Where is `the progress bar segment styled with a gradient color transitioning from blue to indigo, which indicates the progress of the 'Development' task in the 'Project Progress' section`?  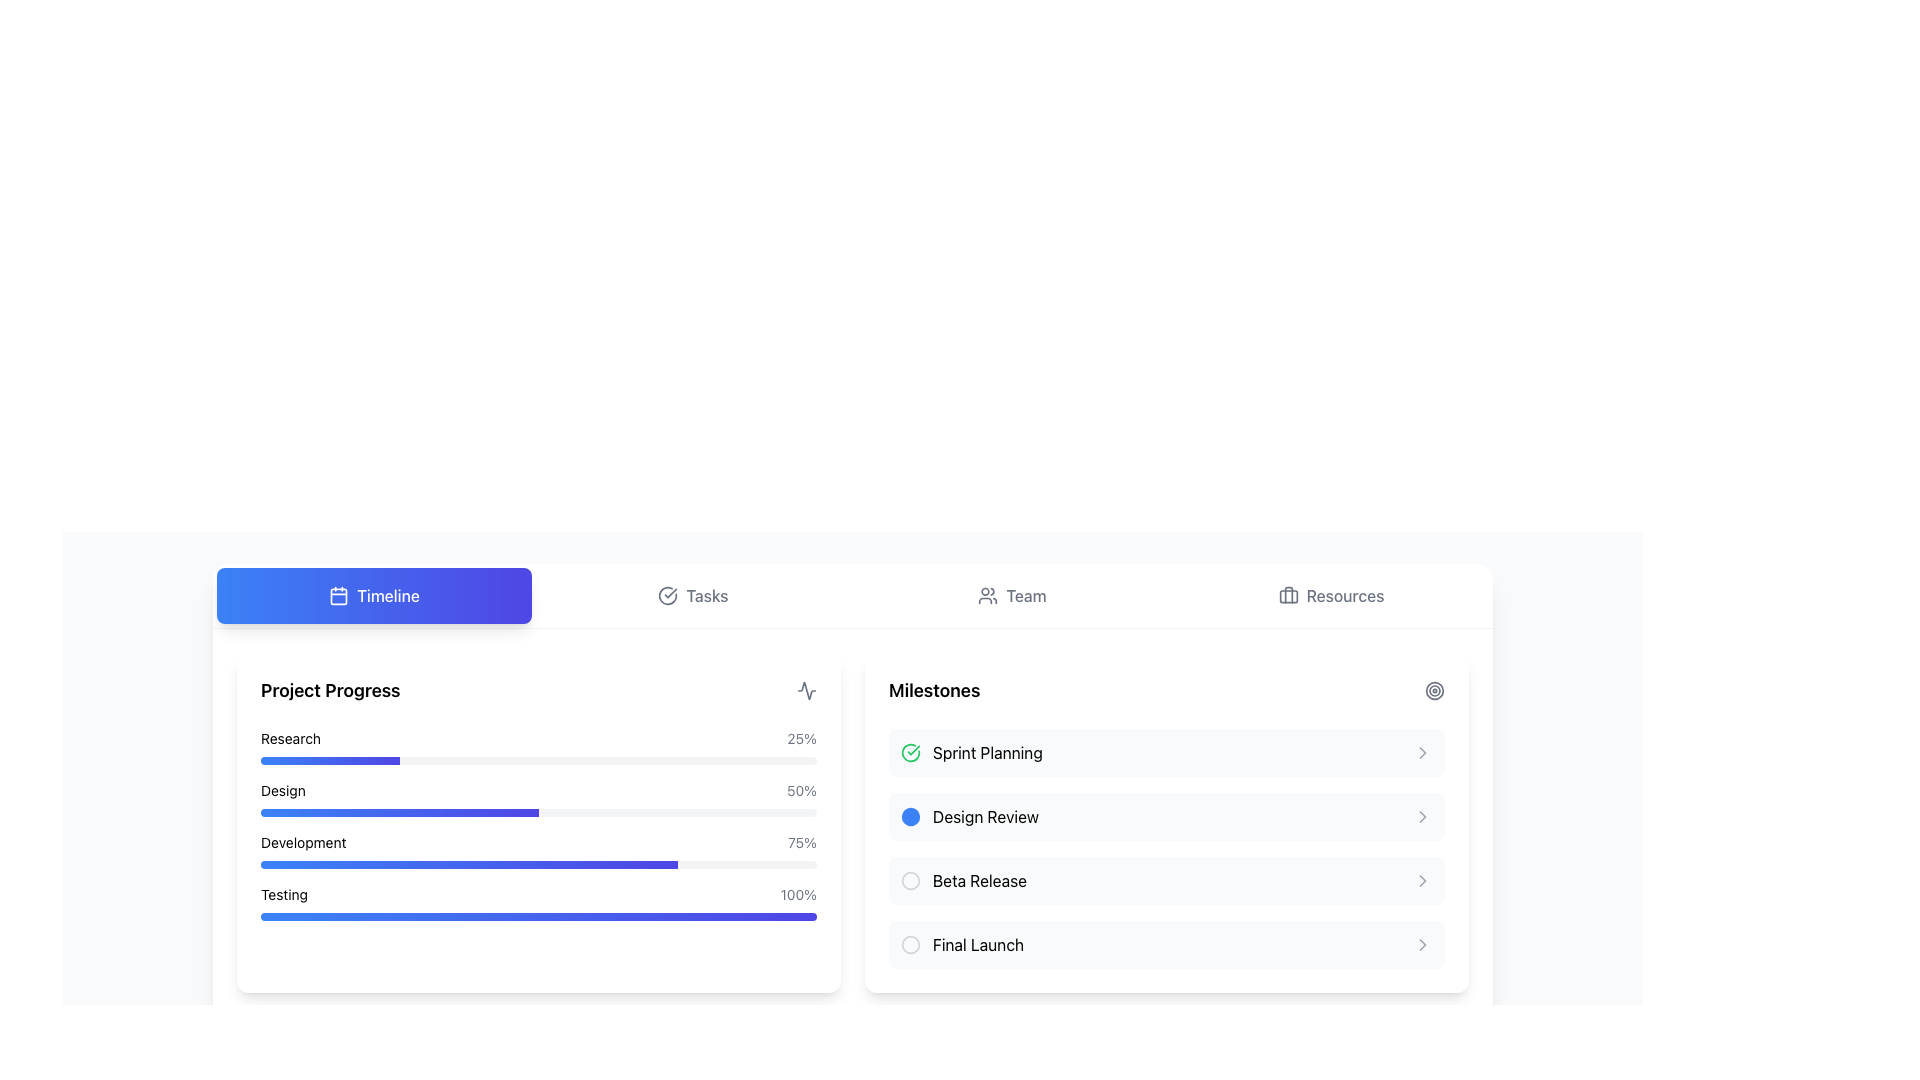 the progress bar segment styled with a gradient color transitioning from blue to indigo, which indicates the progress of the 'Development' task in the 'Project Progress' section is located at coordinates (468, 863).